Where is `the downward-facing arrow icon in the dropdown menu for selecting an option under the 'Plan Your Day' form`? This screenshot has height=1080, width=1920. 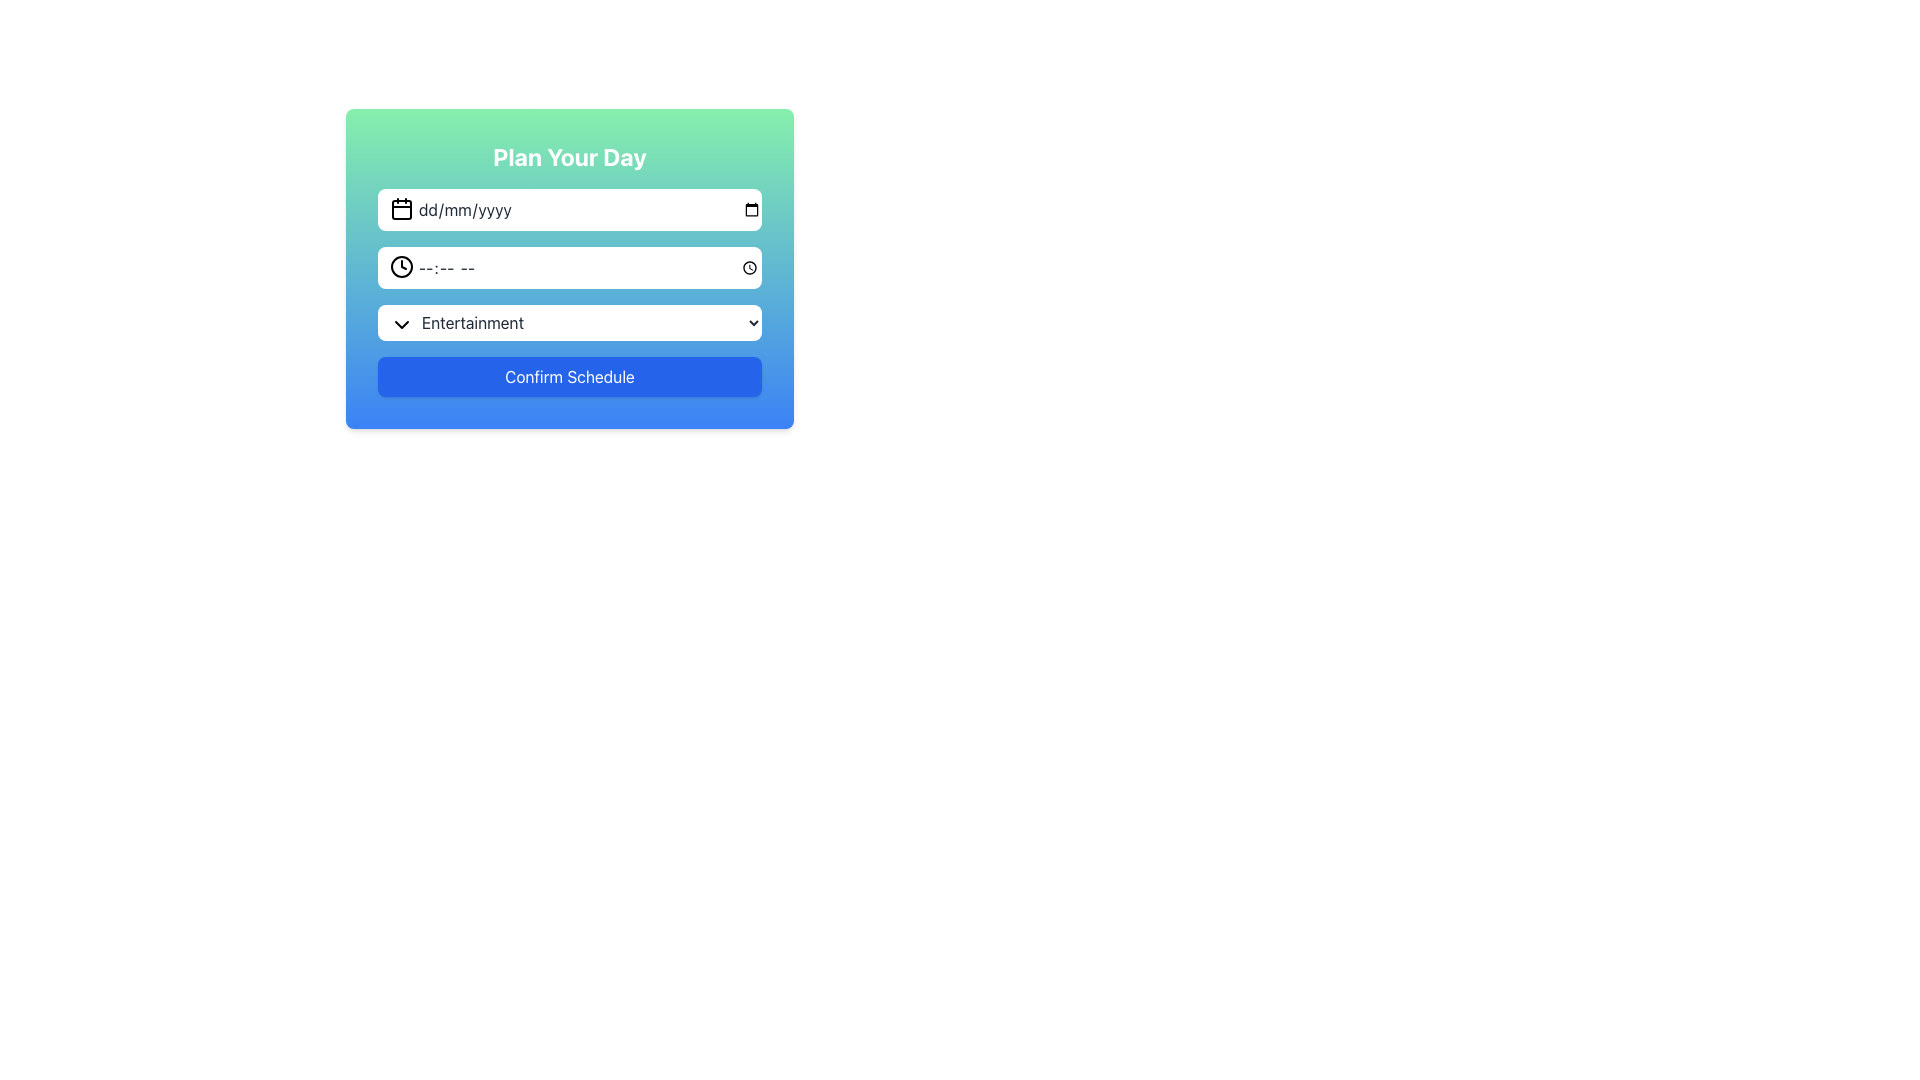
the downward-facing arrow icon in the dropdown menu for selecting an option under the 'Plan Your Day' form is located at coordinates (401, 323).